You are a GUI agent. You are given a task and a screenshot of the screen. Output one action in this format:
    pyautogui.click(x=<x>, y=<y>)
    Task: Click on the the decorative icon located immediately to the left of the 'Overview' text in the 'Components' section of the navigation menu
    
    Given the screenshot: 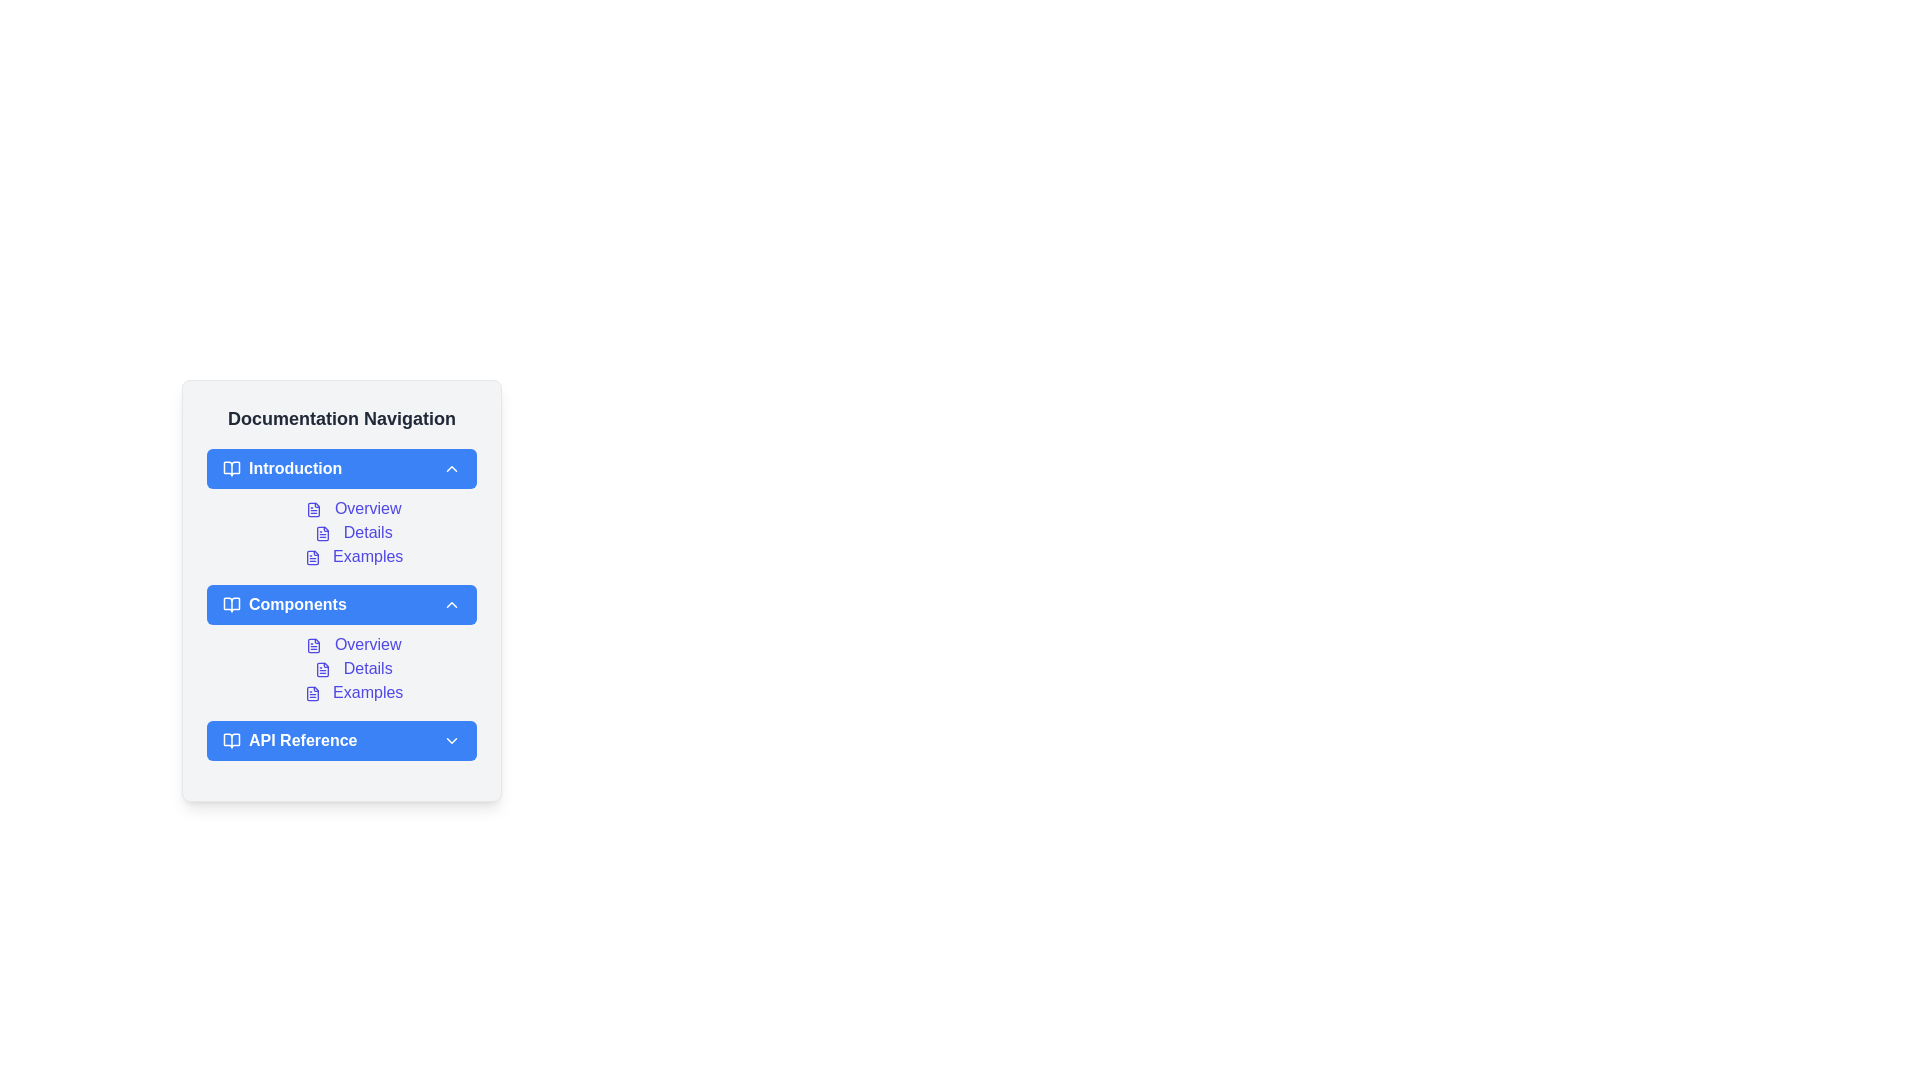 What is the action you would take?
    pyautogui.click(x=313, y=645)
    